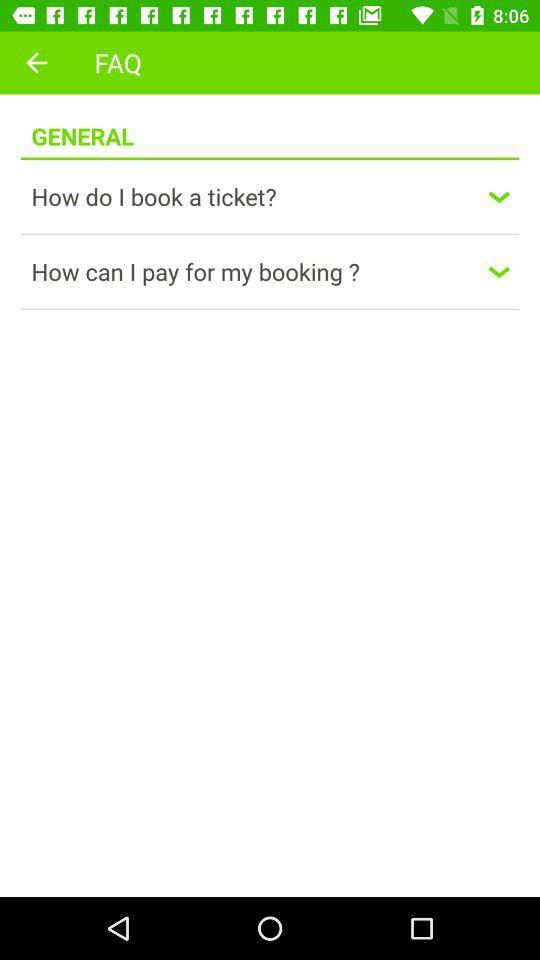  Describe the element at coordinates (36, 62) in the screenshot. I see `the item above the general item` at that location.